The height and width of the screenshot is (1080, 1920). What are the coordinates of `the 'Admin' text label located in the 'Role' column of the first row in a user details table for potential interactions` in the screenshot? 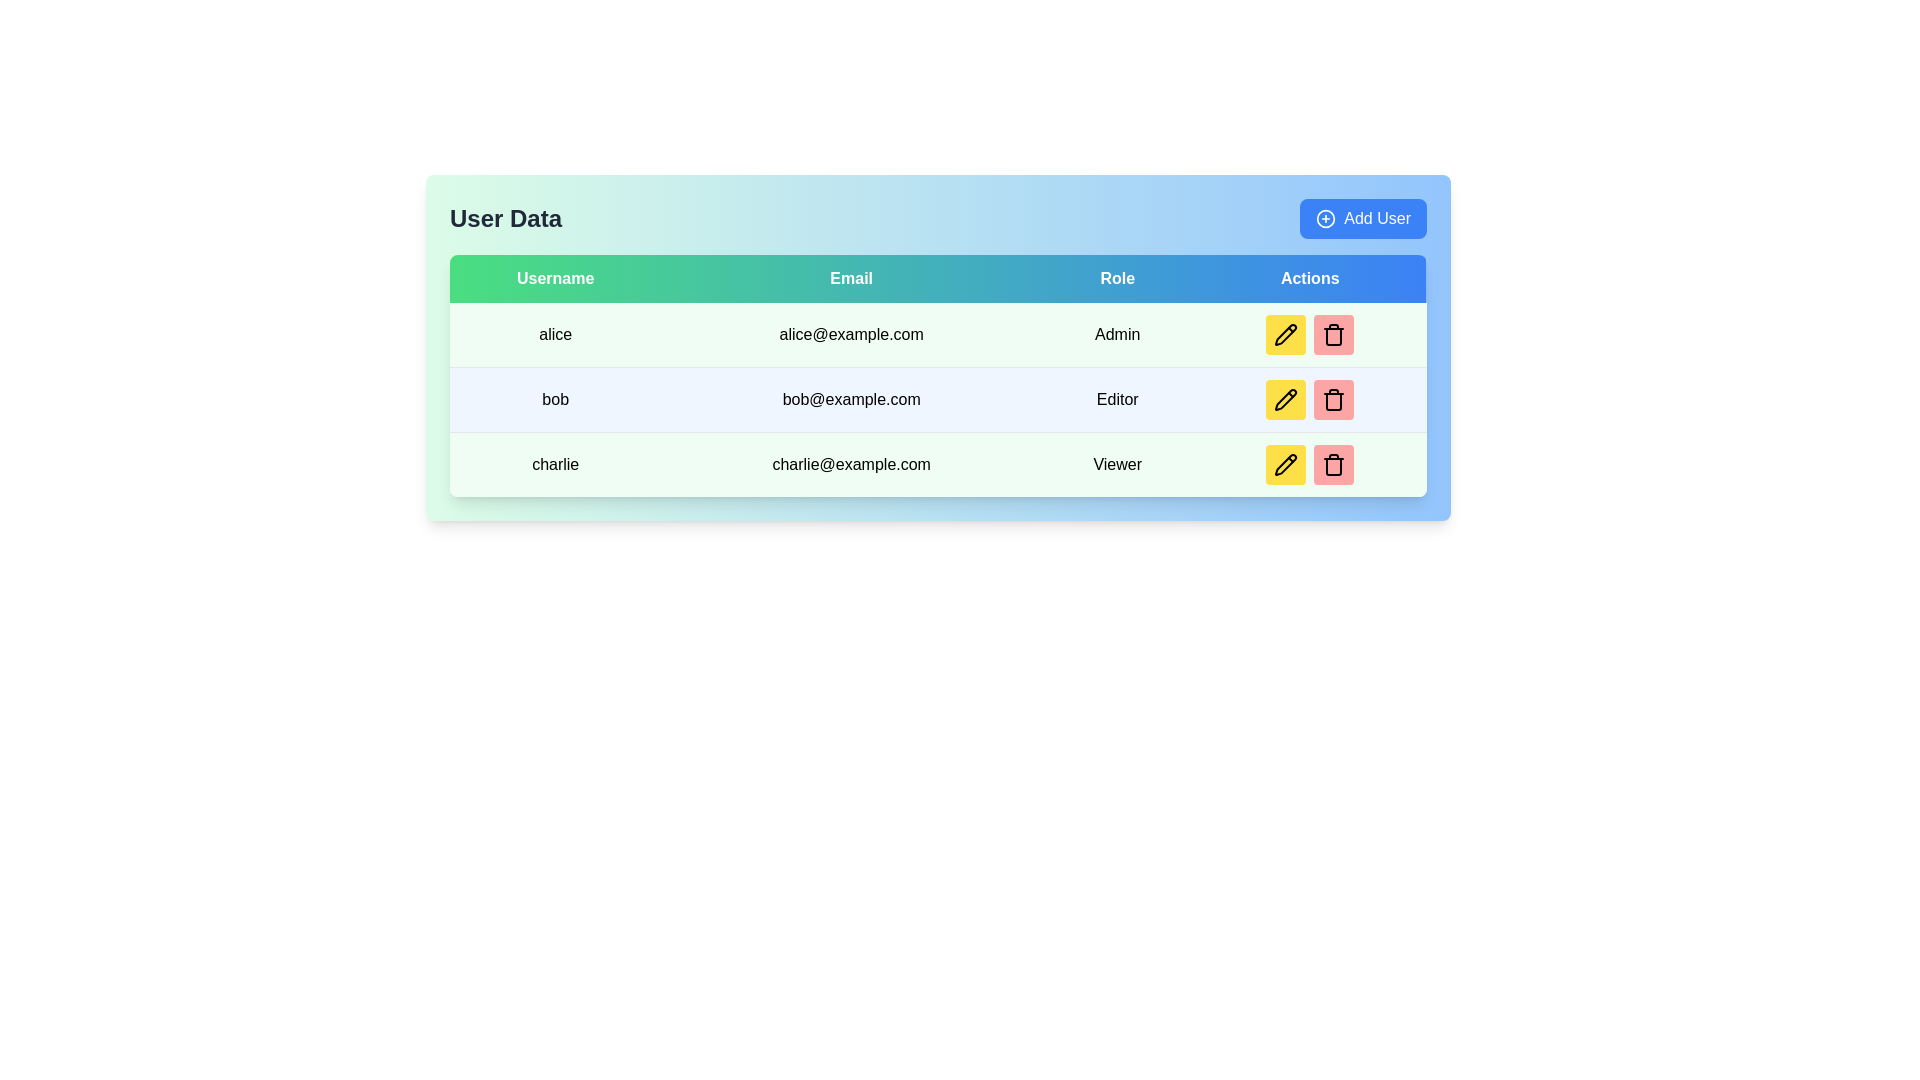 It's located at (1116, 334).